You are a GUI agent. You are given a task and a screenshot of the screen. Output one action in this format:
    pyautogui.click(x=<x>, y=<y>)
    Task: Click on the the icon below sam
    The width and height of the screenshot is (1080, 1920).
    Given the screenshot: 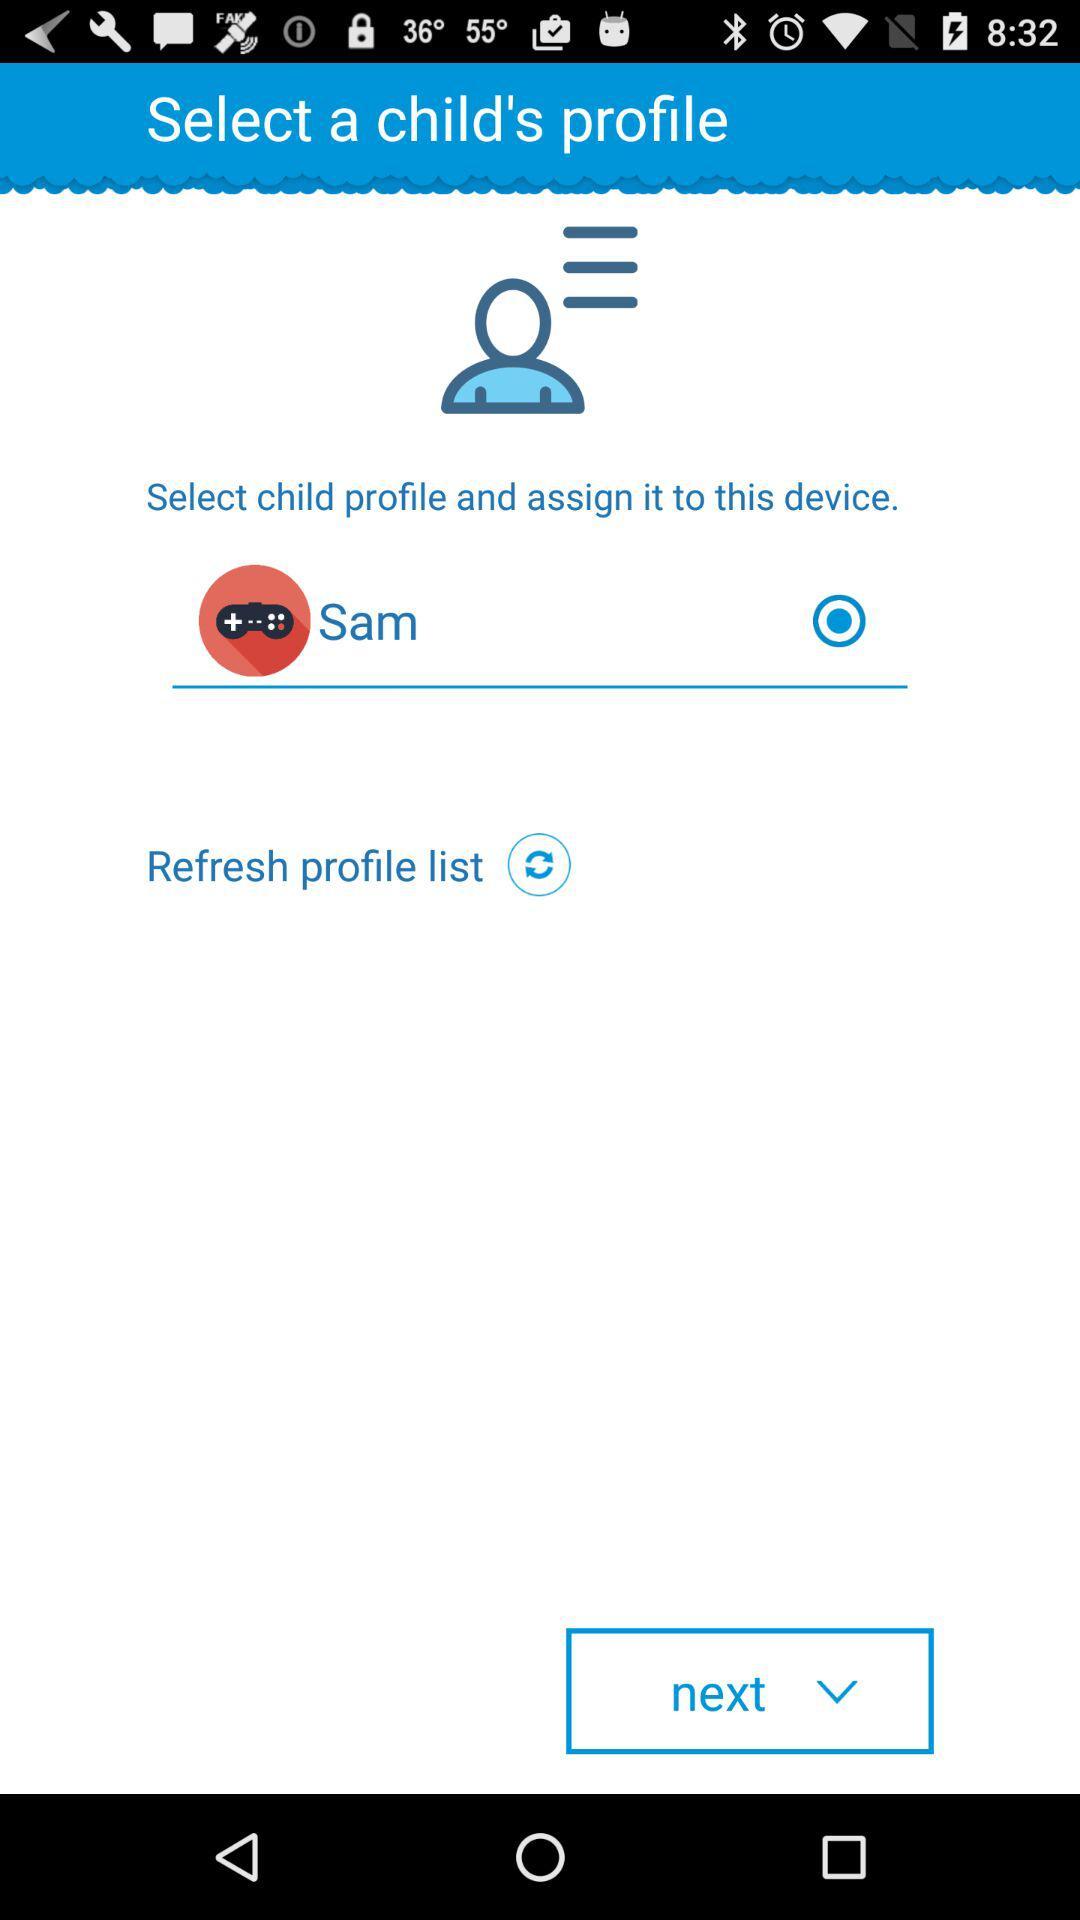 What is the action you would take?
    pyautogui.click(x=538, y=864)
    